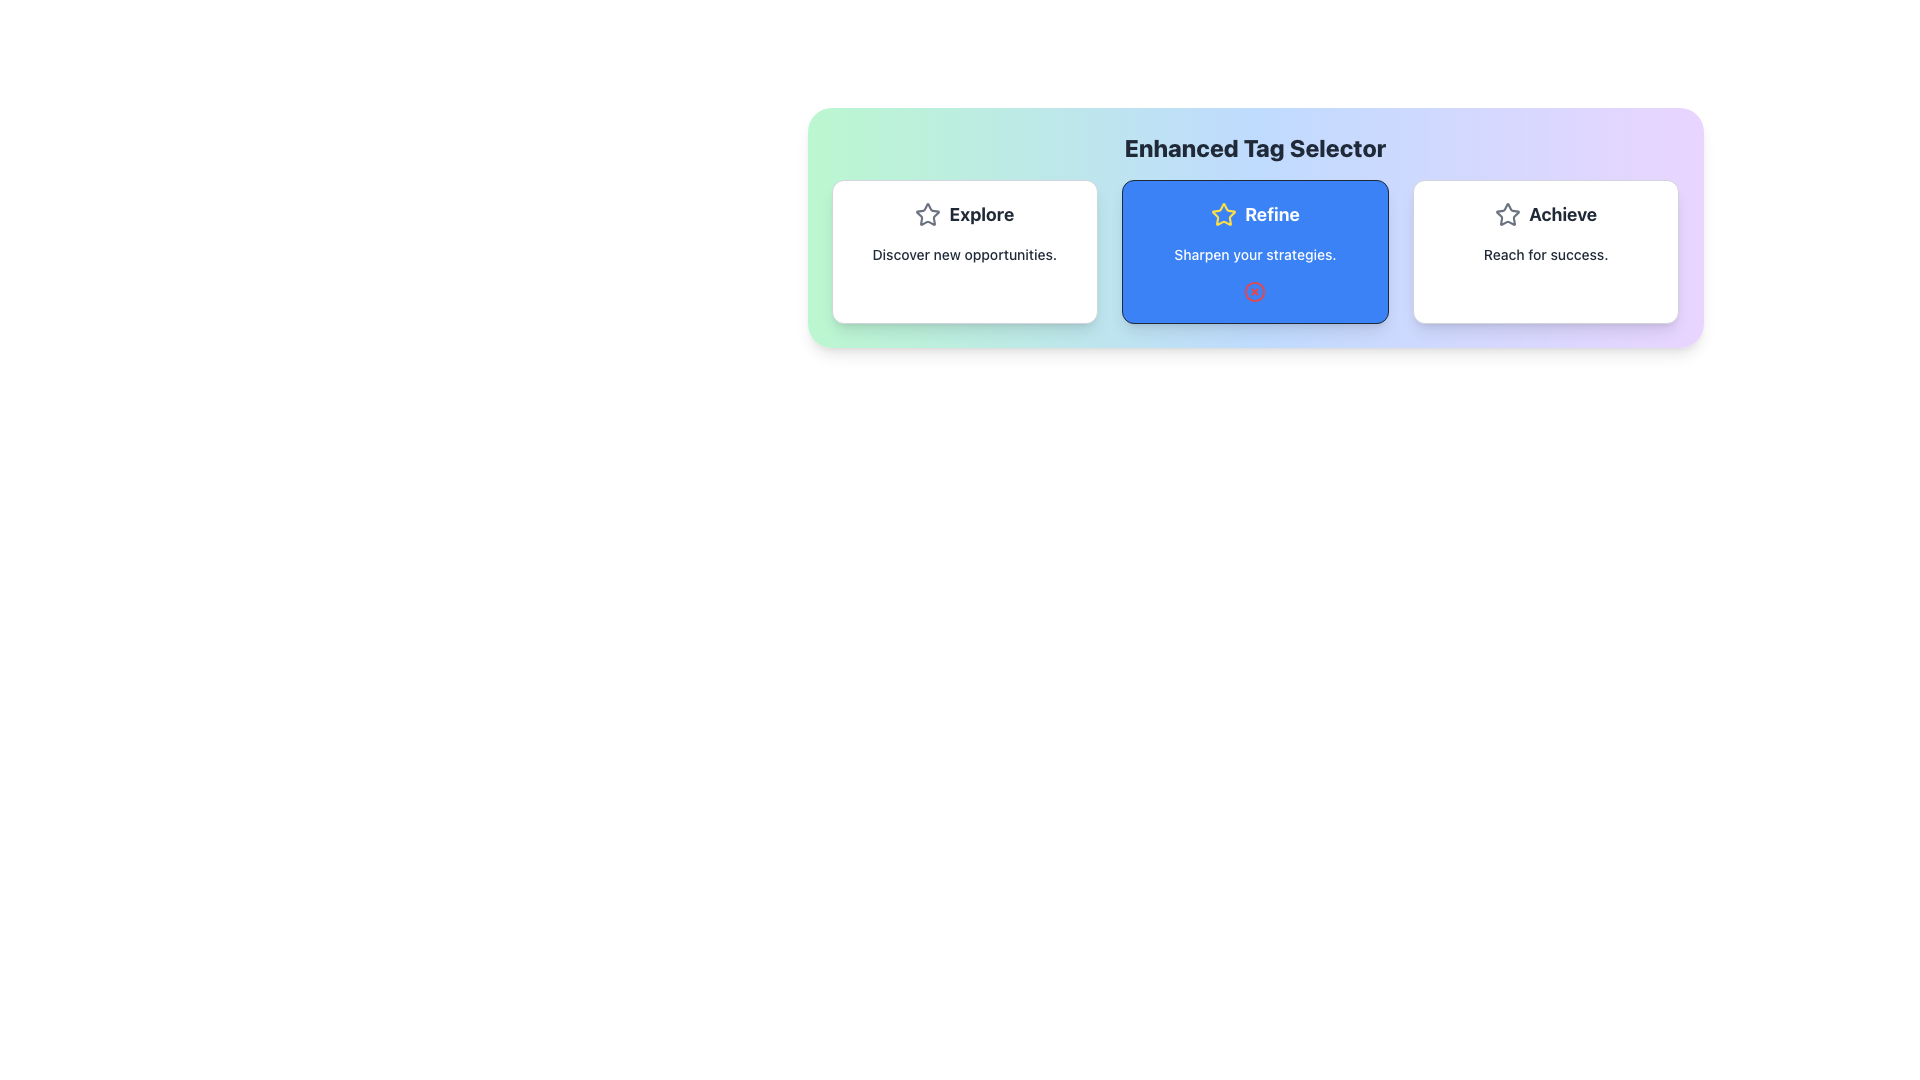 The height and width of the screenshot is (1080, 1920). What do you see at coordinates (1254, 226) in the screenshot?
I see `the 'Refine' button, which is the second item in a three-column layout under the heading 'Enhanced Tag Selector'` at bounding box center [1254, 226].